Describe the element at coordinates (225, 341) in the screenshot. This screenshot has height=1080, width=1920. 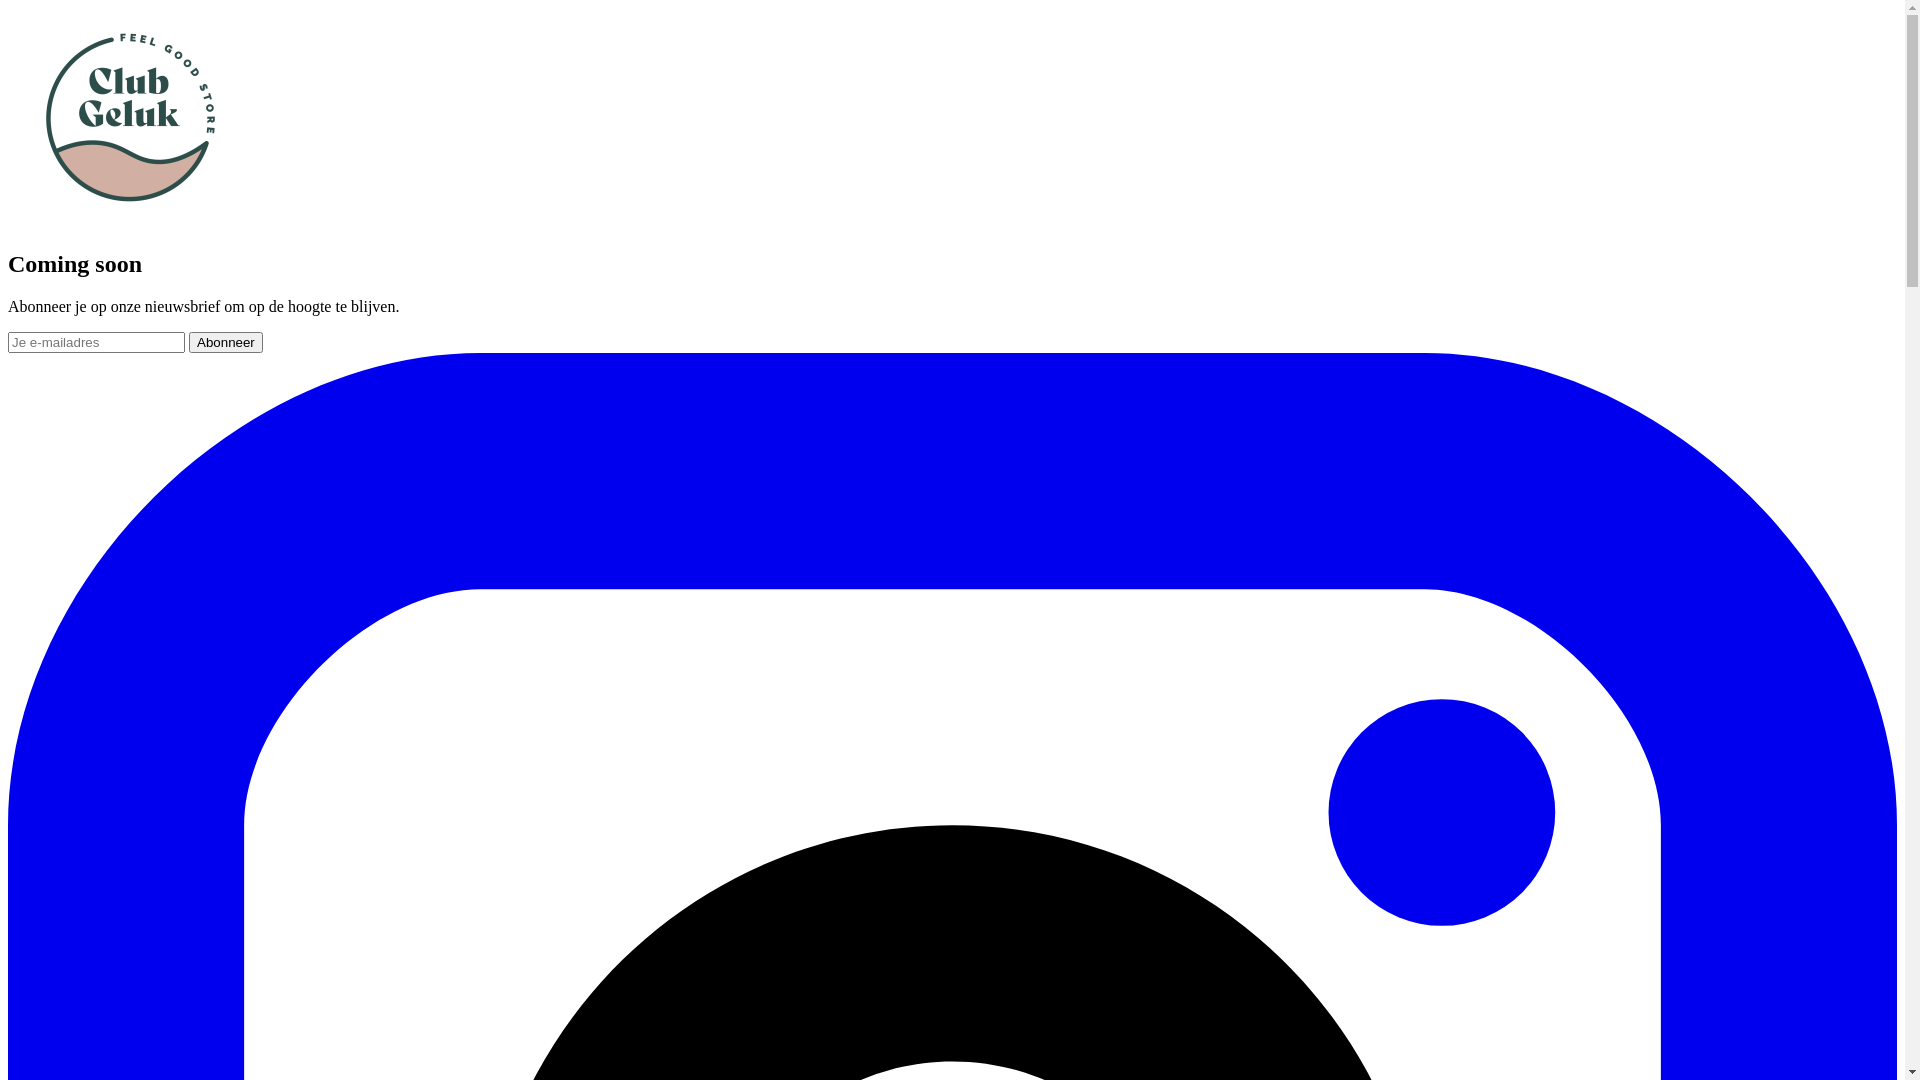
I see `'Abonneer'` at that location.